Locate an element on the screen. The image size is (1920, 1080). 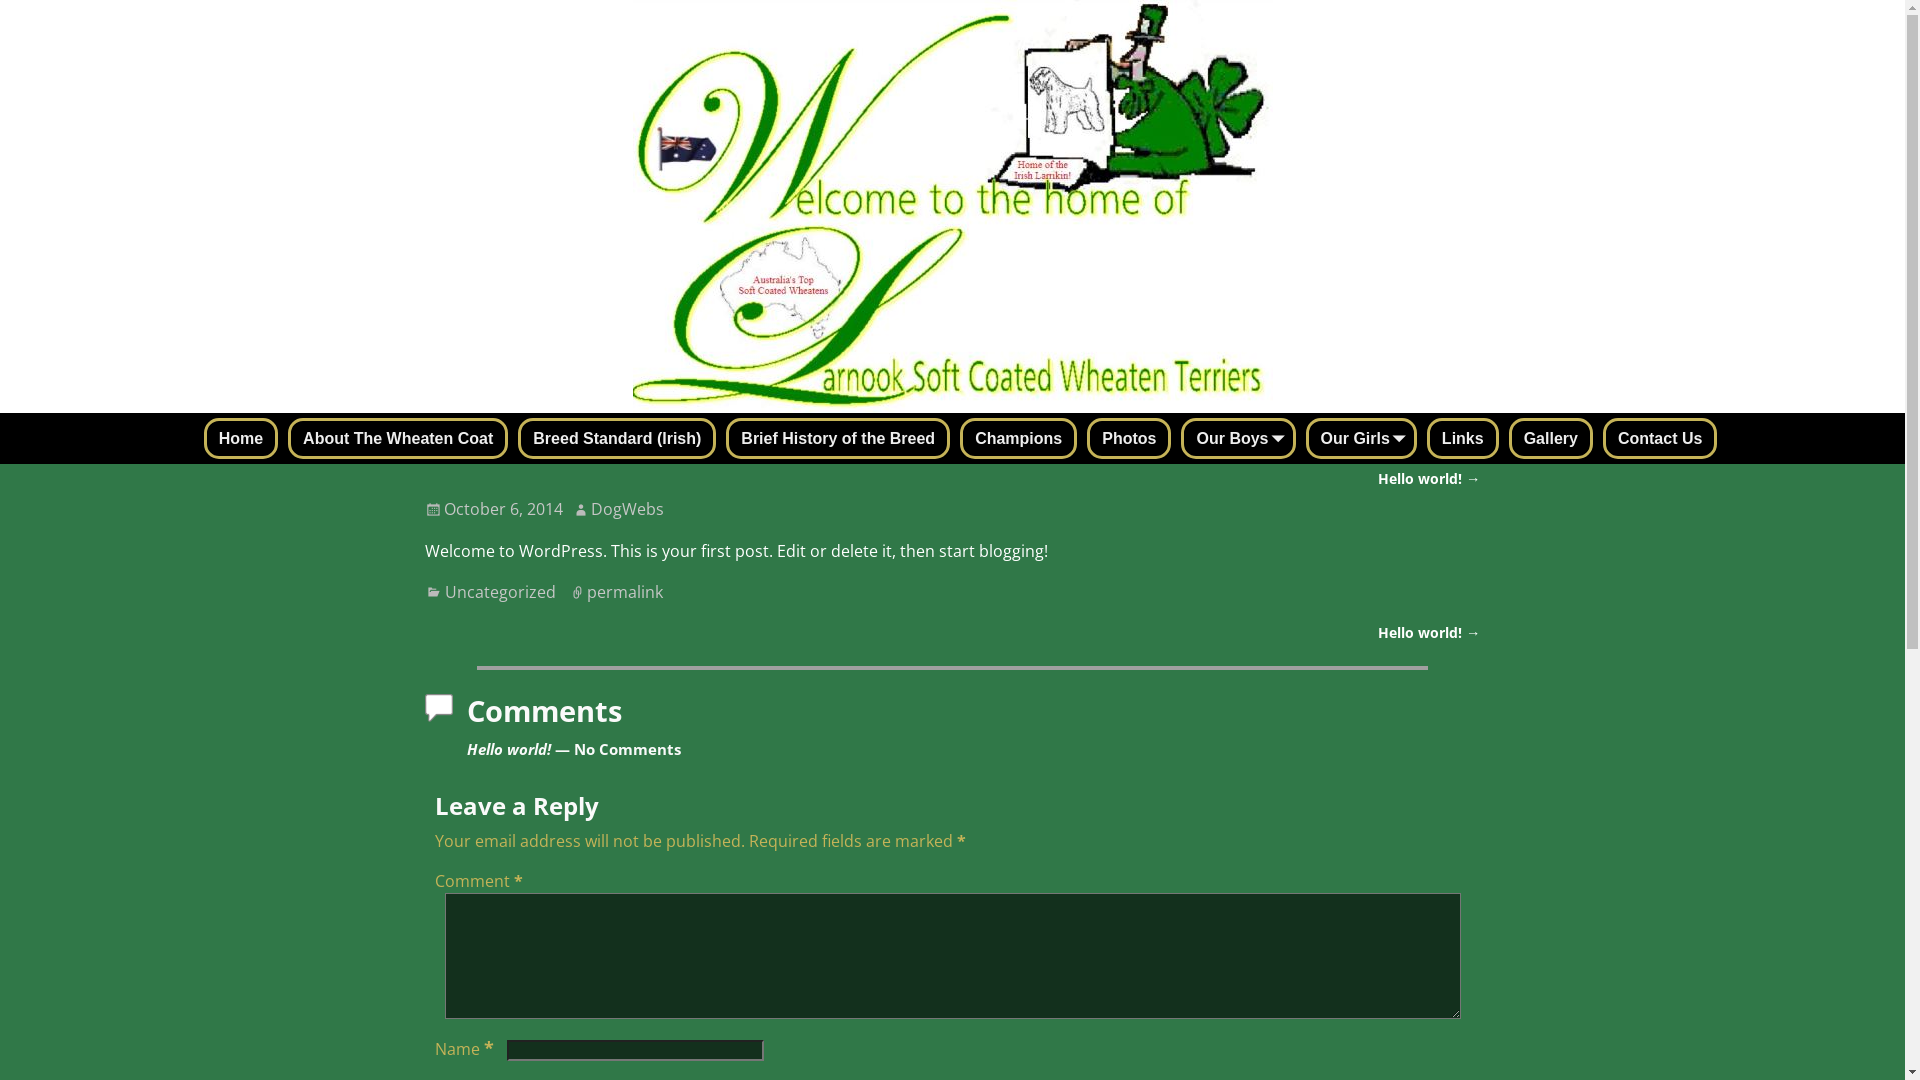
'Uncategorized' is located at coordinates (500, 590).